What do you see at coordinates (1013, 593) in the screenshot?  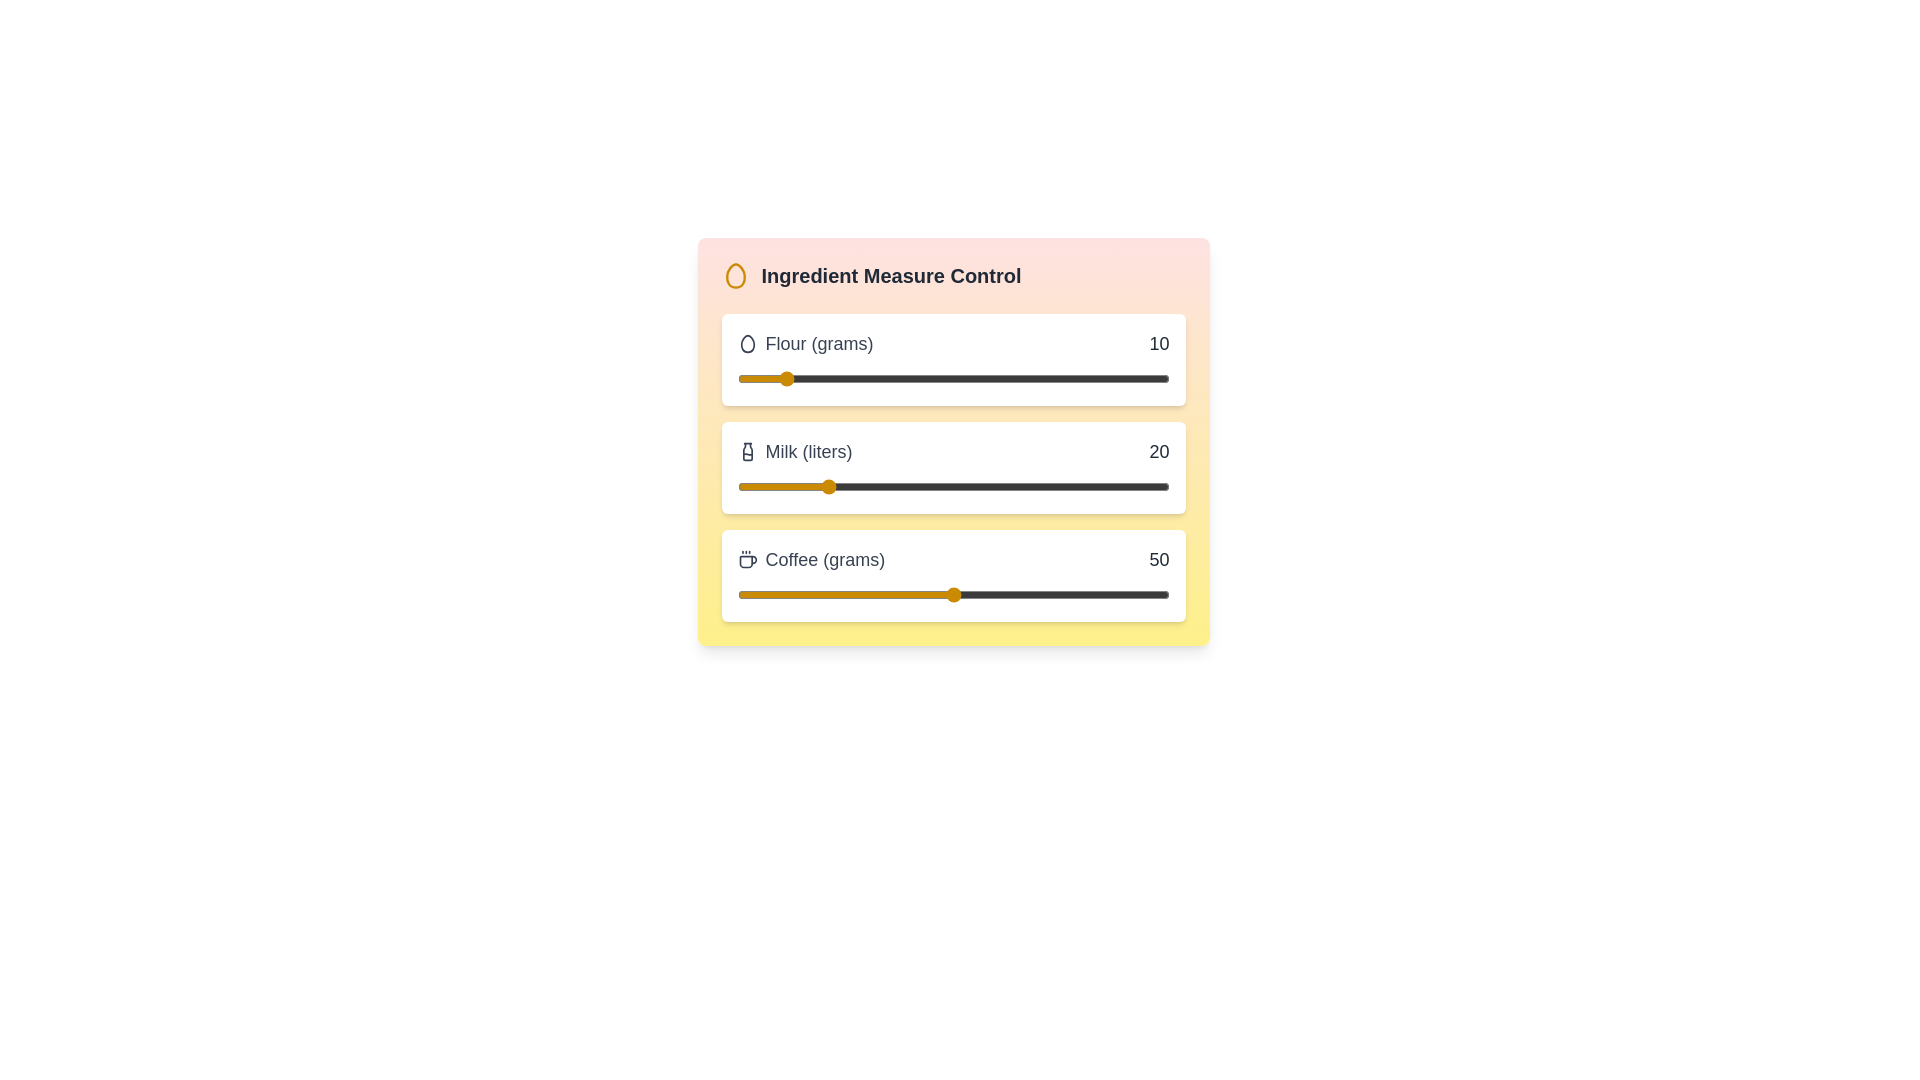 I see `the coffee amount` at bounding box center [1013, 593].